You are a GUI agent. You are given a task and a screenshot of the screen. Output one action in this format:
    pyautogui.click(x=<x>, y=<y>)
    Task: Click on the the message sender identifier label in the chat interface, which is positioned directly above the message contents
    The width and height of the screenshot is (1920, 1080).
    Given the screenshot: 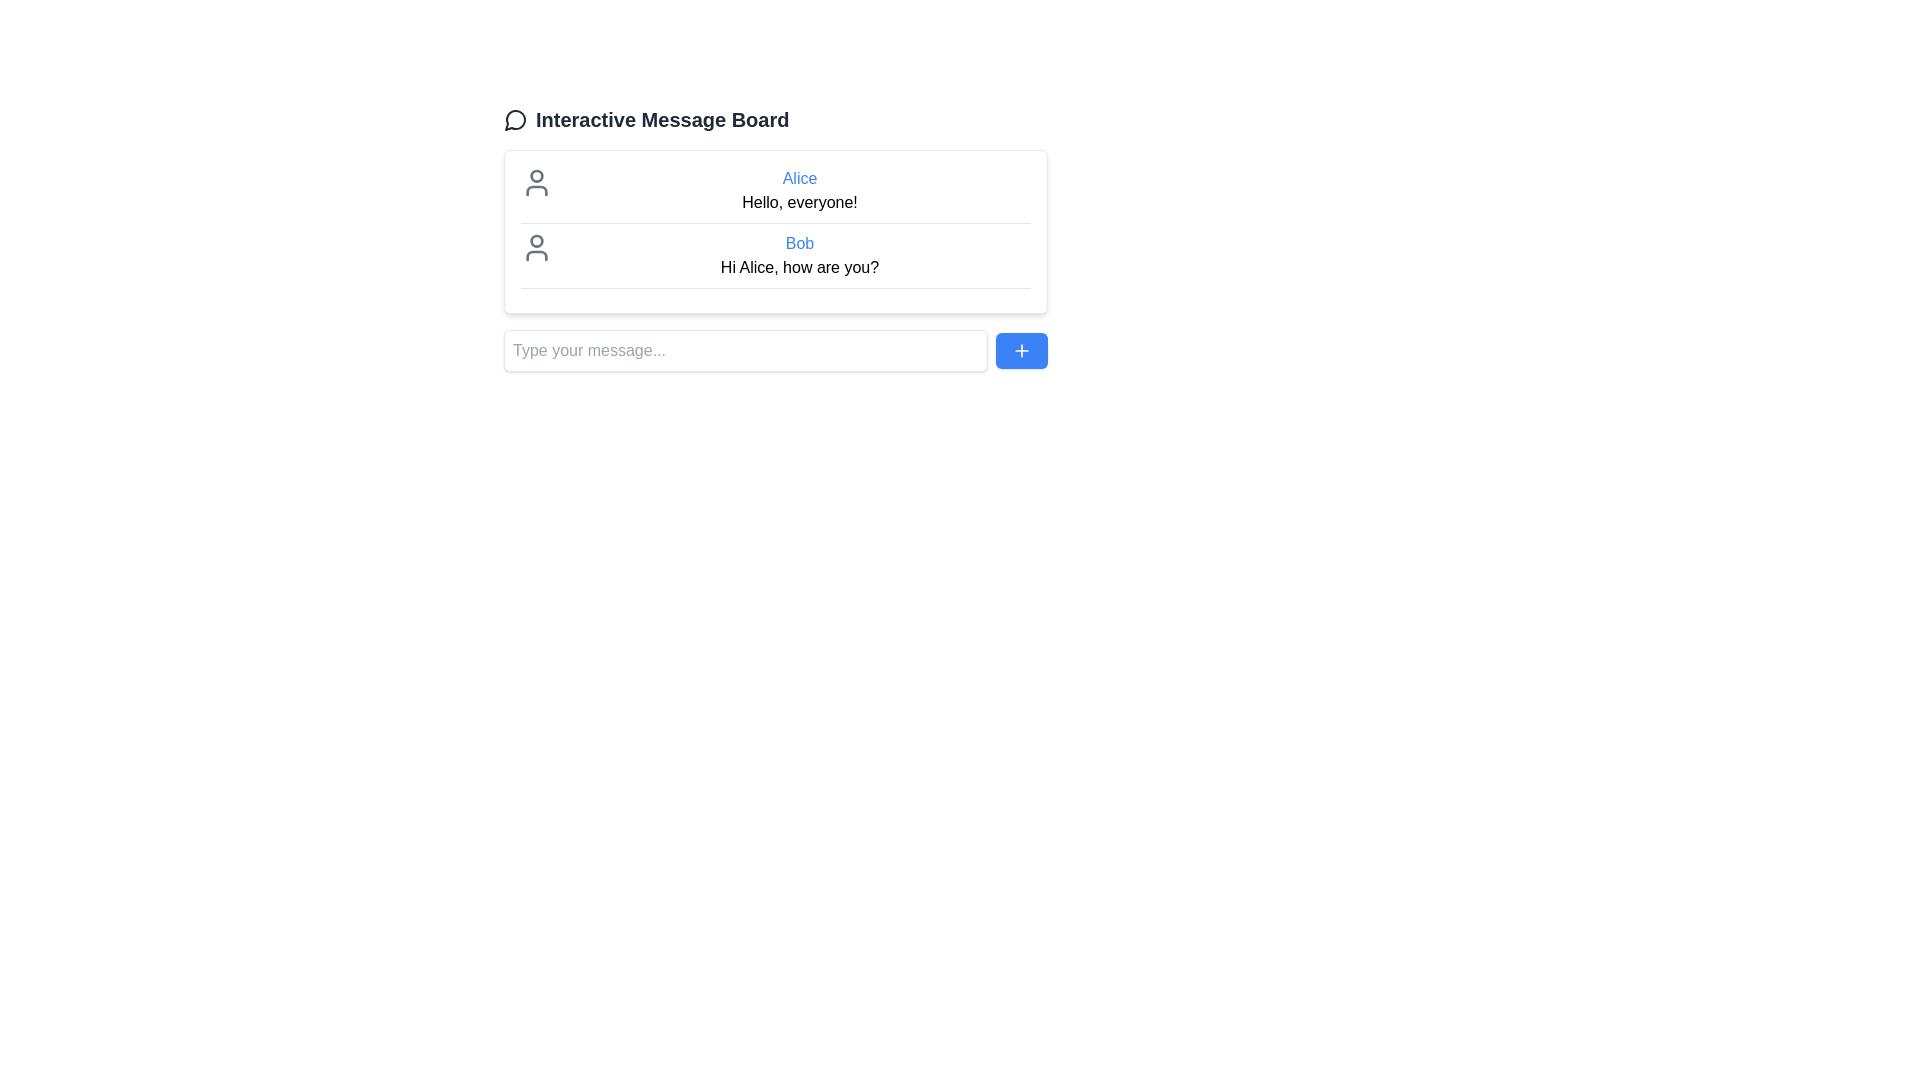 What is the action you would take?
    pyautogui.click(x=800, y=242)
    